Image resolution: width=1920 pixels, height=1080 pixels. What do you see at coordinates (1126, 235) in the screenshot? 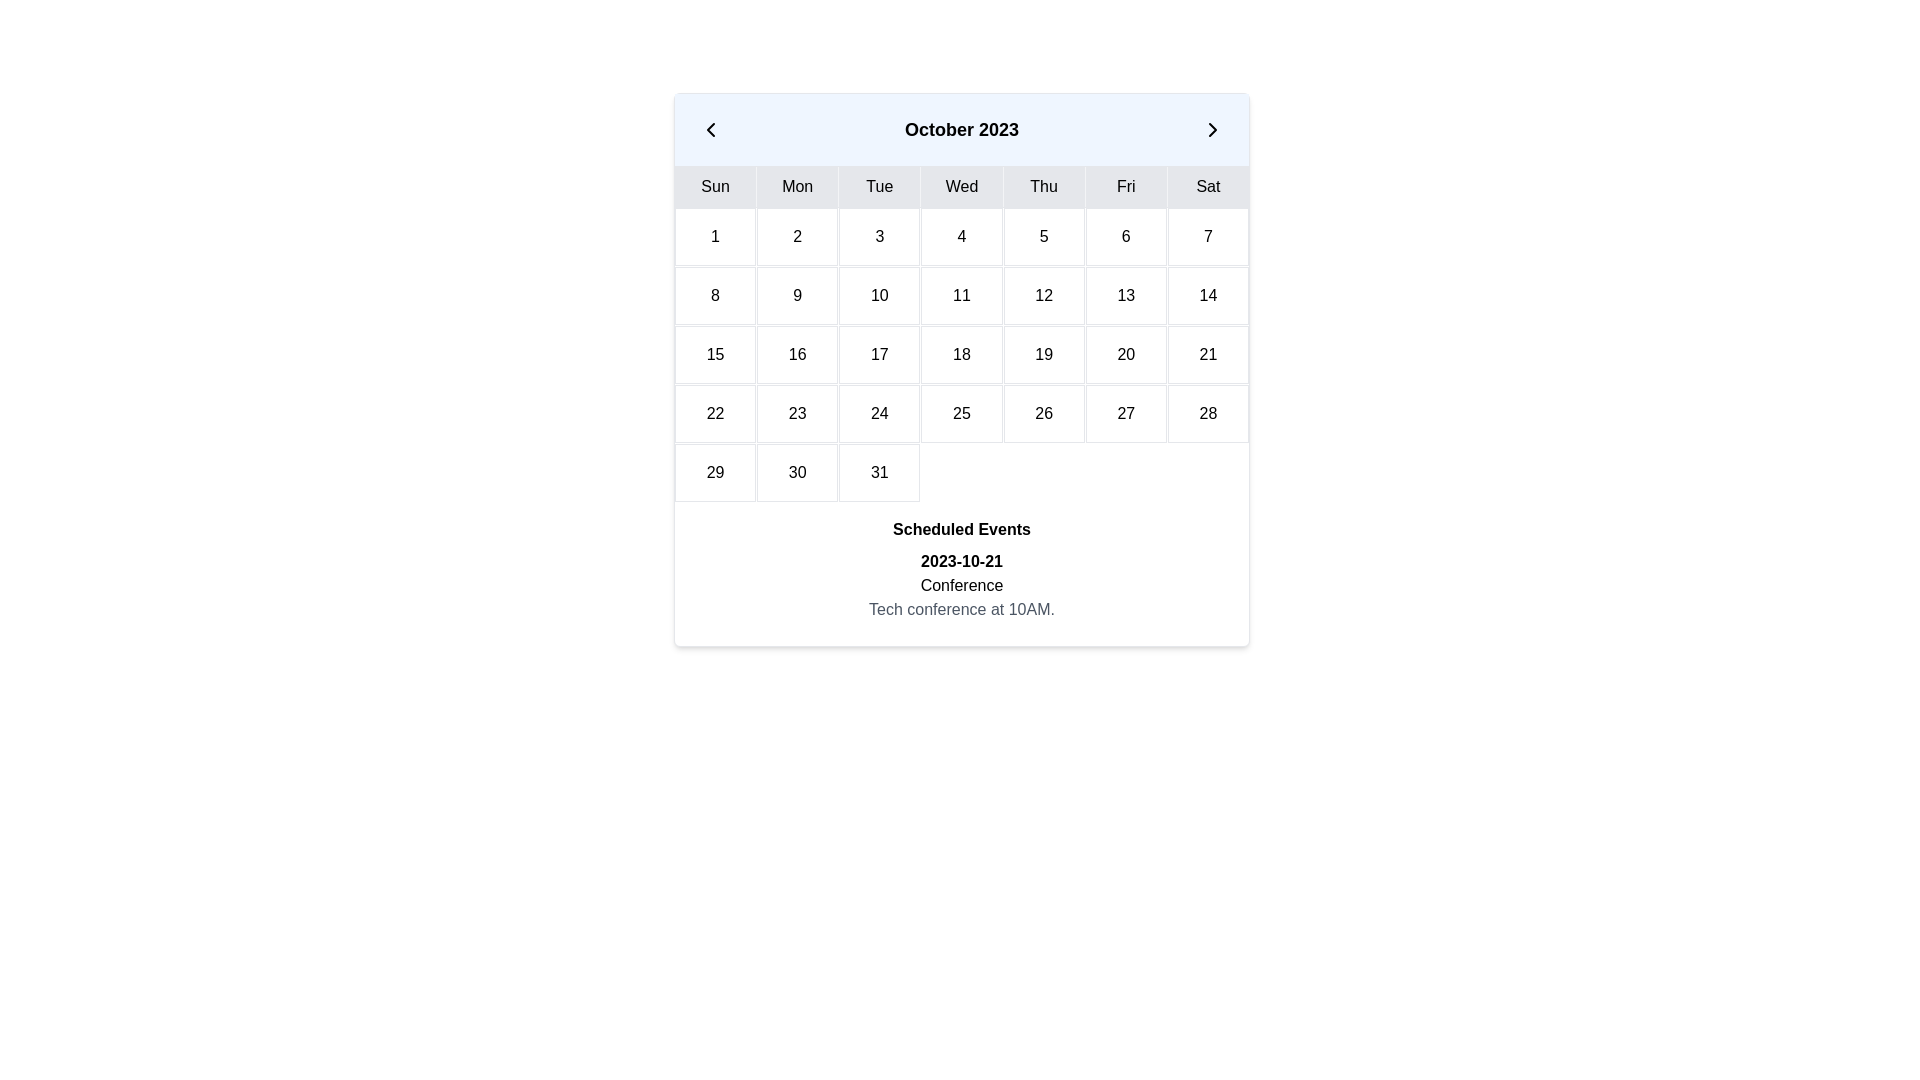
I see `the calendar date cell displaying the number '6' in the grid under the 'Fri' header` at bounding box center [1126, 235].